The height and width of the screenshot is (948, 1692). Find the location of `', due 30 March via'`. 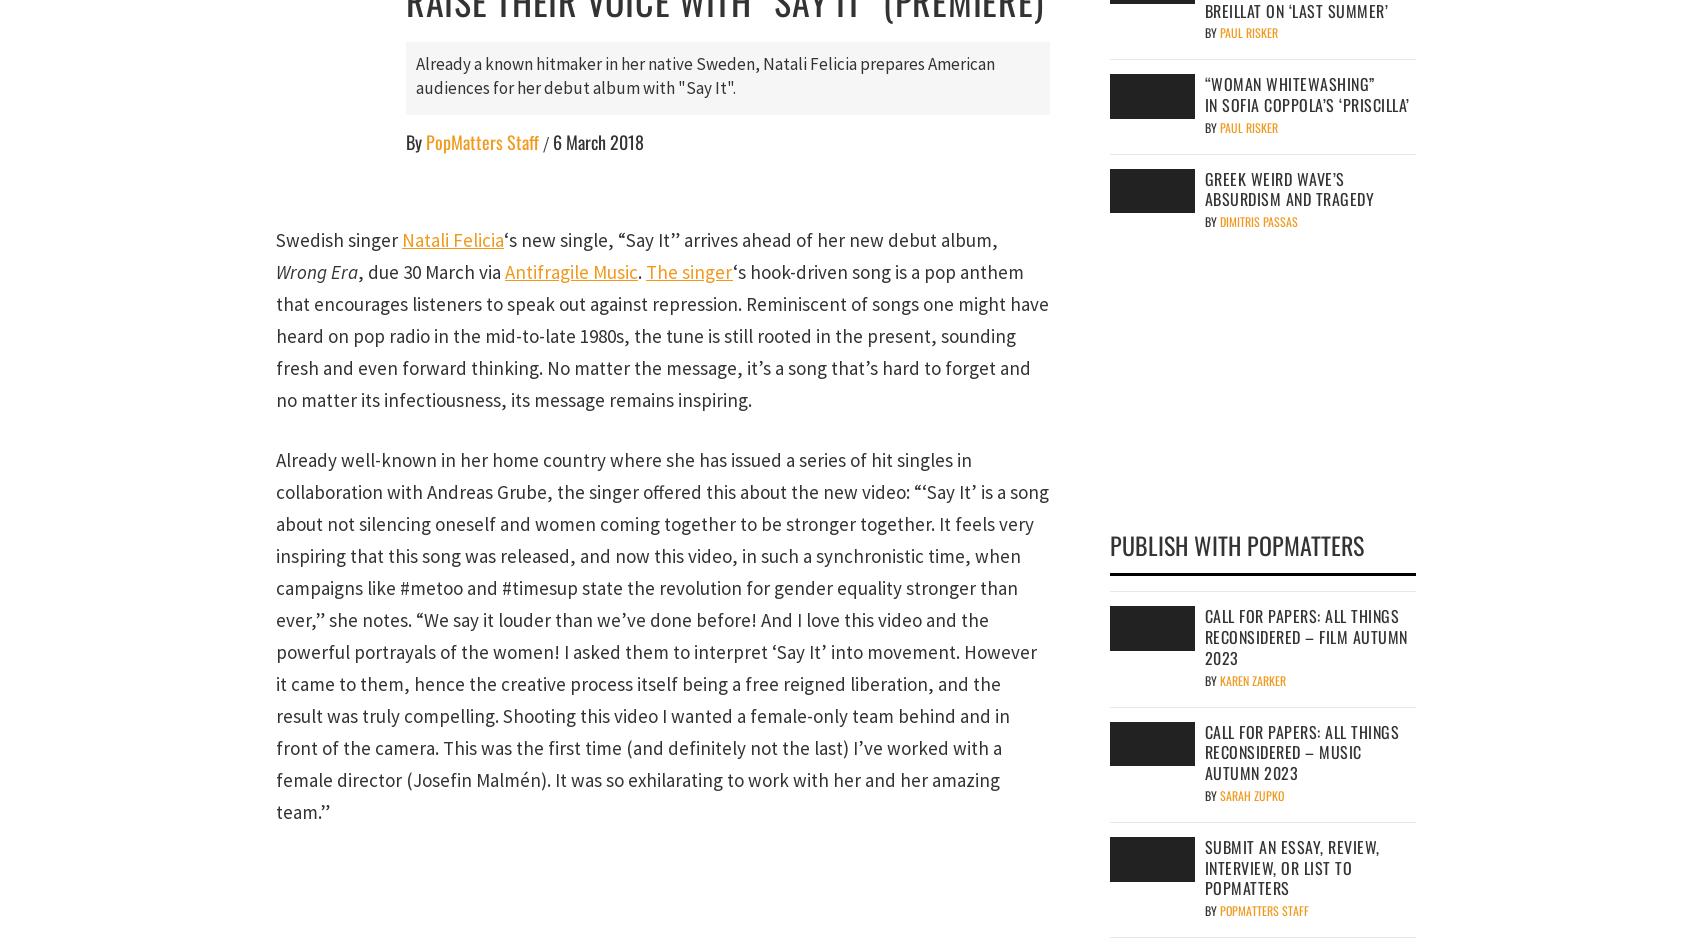

', due 30 March via' is located at coordinates (430, 271).